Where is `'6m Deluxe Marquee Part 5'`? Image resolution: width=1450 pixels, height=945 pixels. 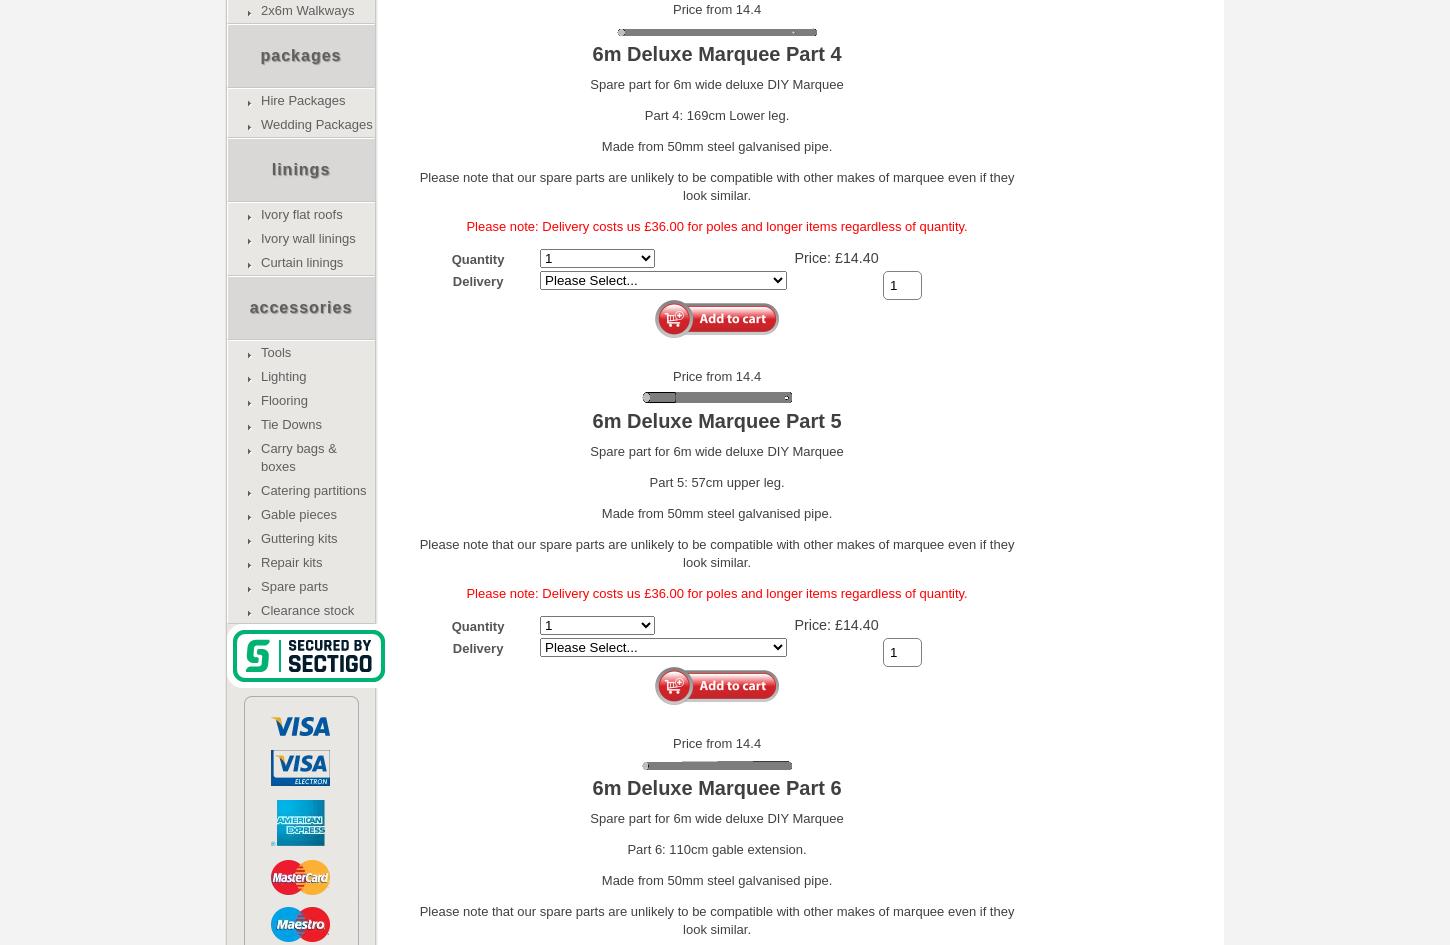 '6m Deluxe Marquee Part 5' is located at coordinates (715, 419).